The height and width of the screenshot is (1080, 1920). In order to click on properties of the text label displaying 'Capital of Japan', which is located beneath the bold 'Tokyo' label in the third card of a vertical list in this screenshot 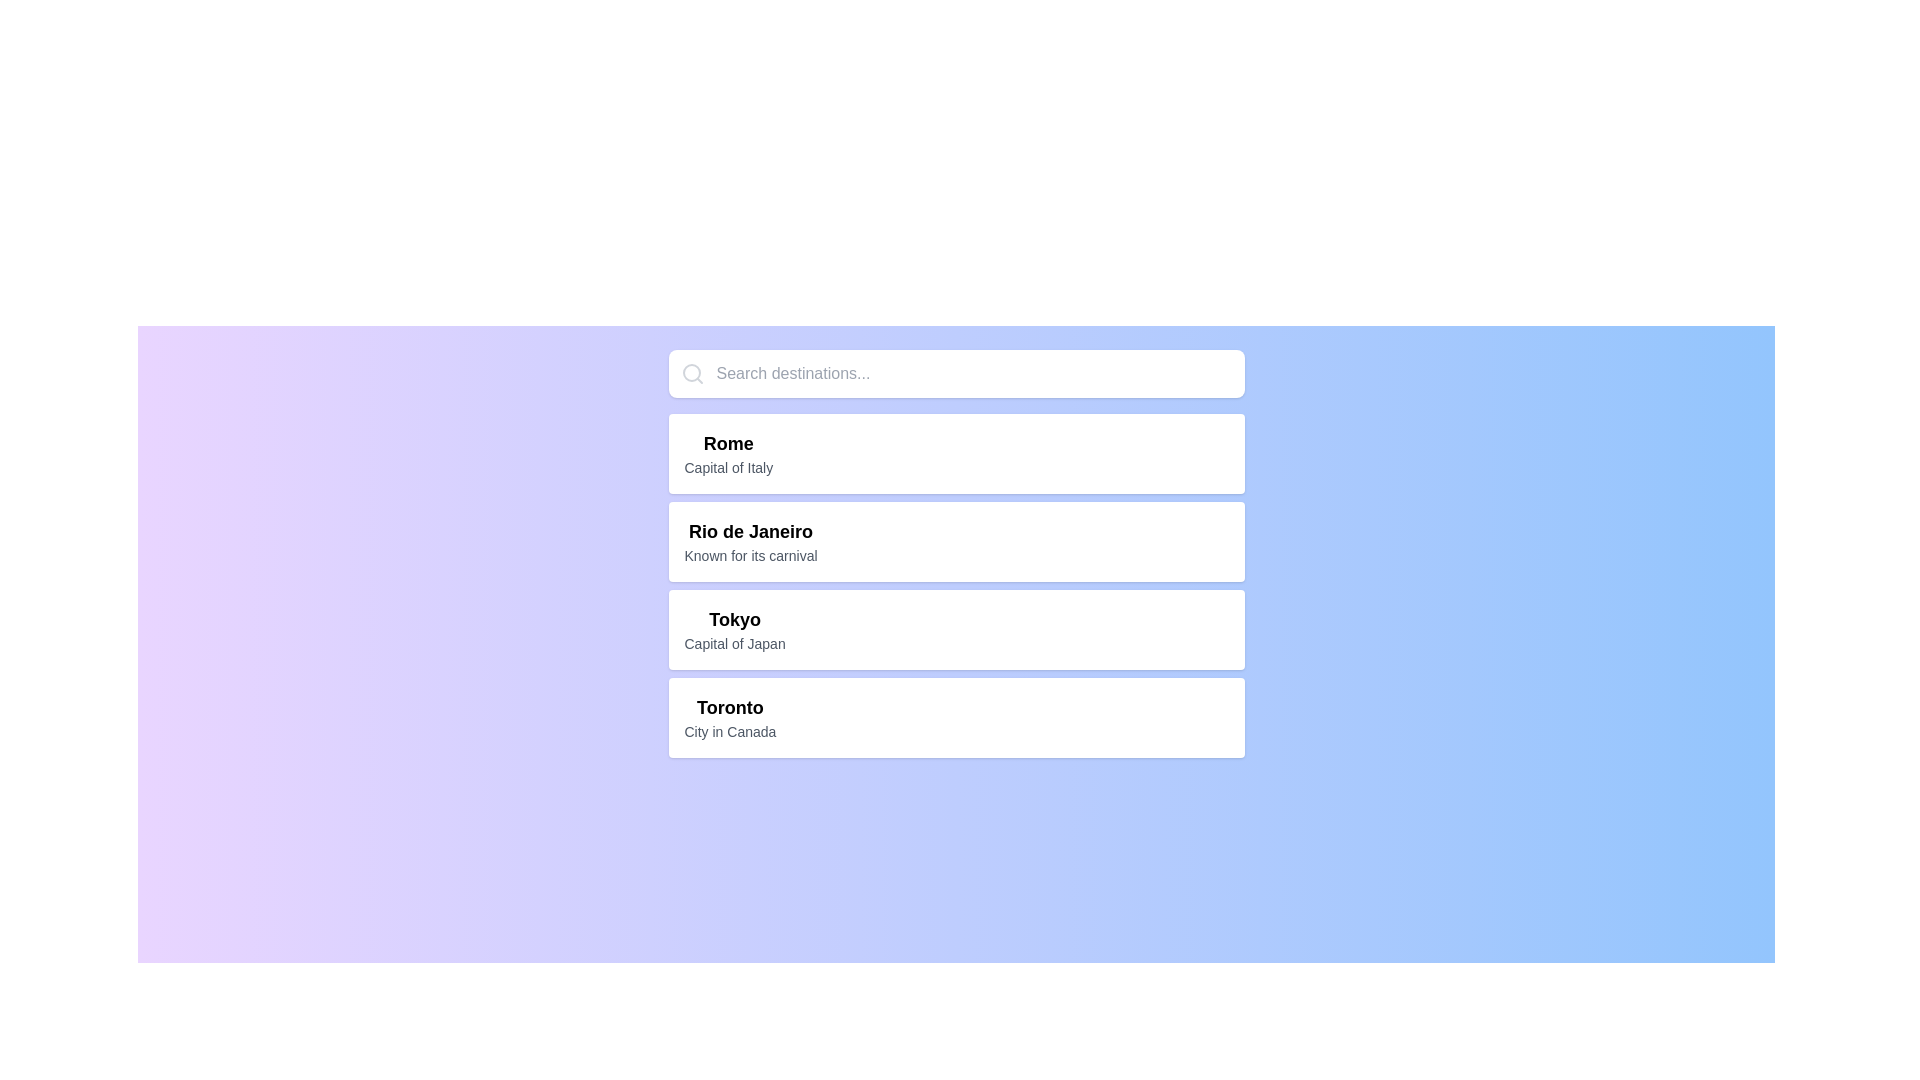, I will do `click(733, 644)`.